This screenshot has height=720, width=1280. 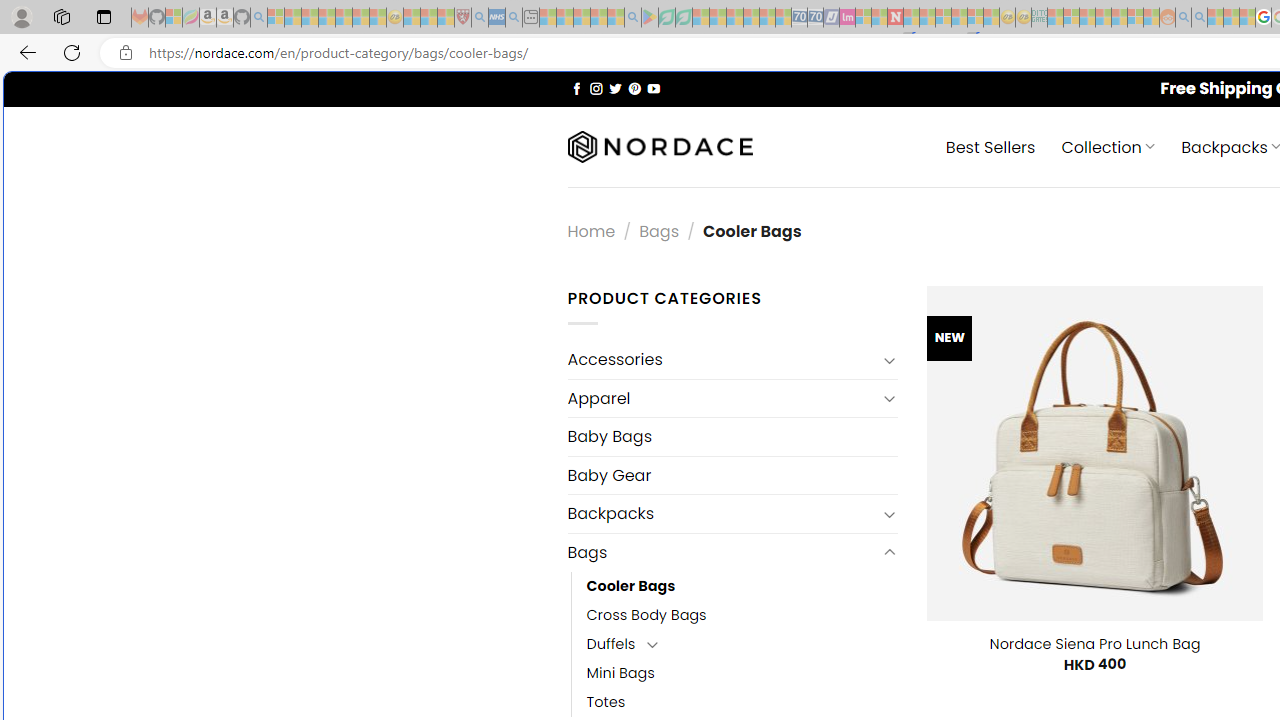 I want to click on 'Terms of Use Agreement - Sleeping', so click(x=666, y=17).